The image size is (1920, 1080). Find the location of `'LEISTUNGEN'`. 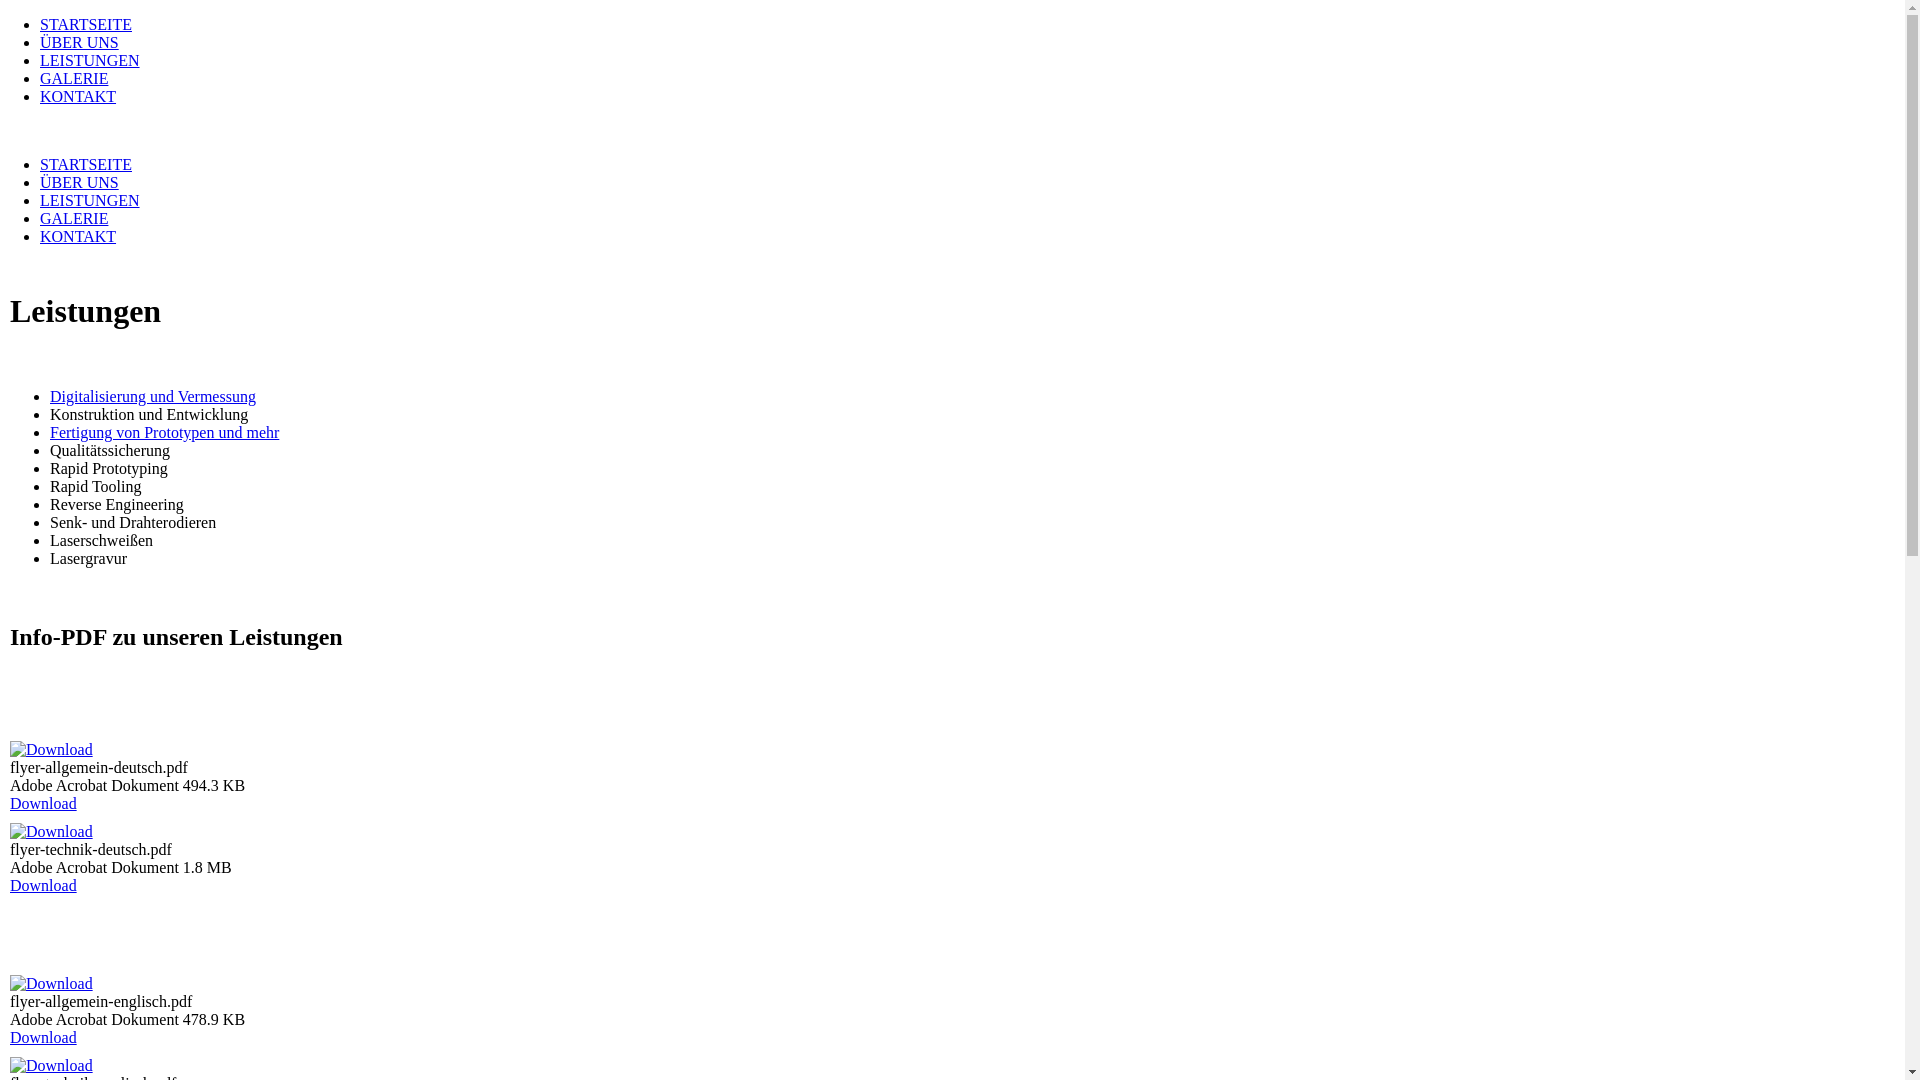

'LEISTUNGEN' is located at coordinates (89, 59).